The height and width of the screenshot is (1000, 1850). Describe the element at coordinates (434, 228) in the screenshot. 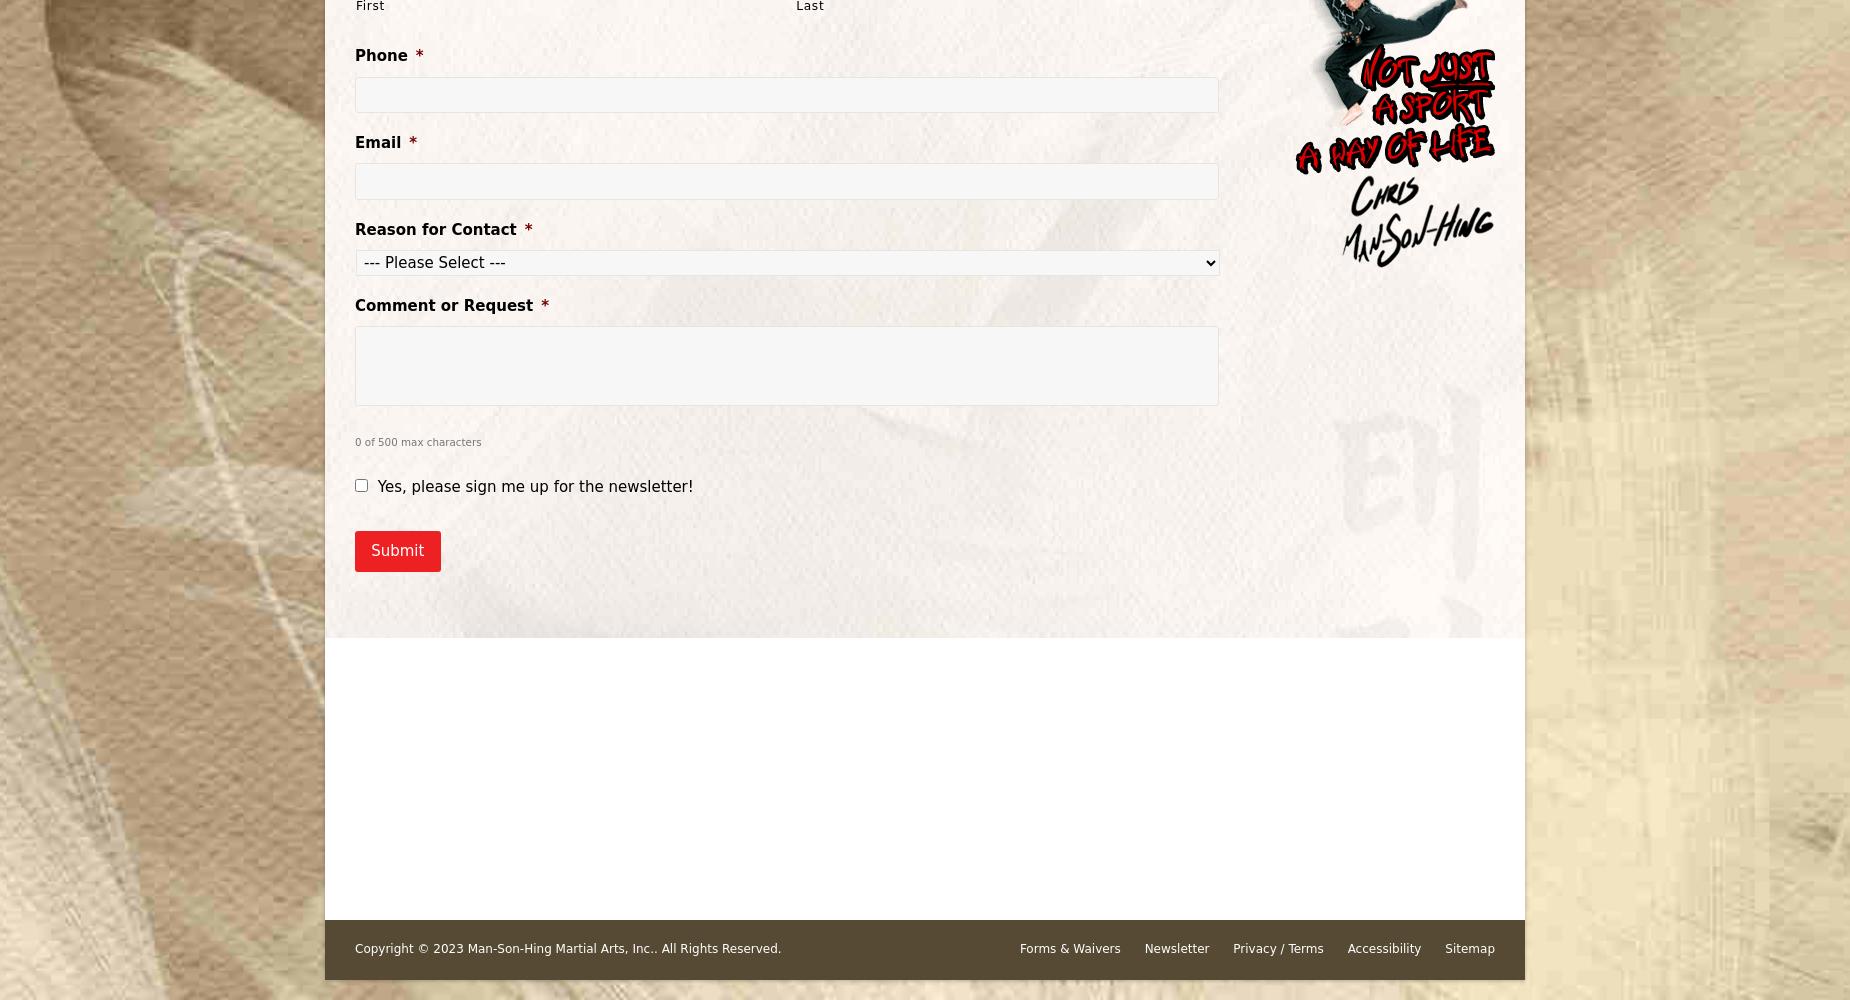

I see `'Reason for Contact'` at that location.